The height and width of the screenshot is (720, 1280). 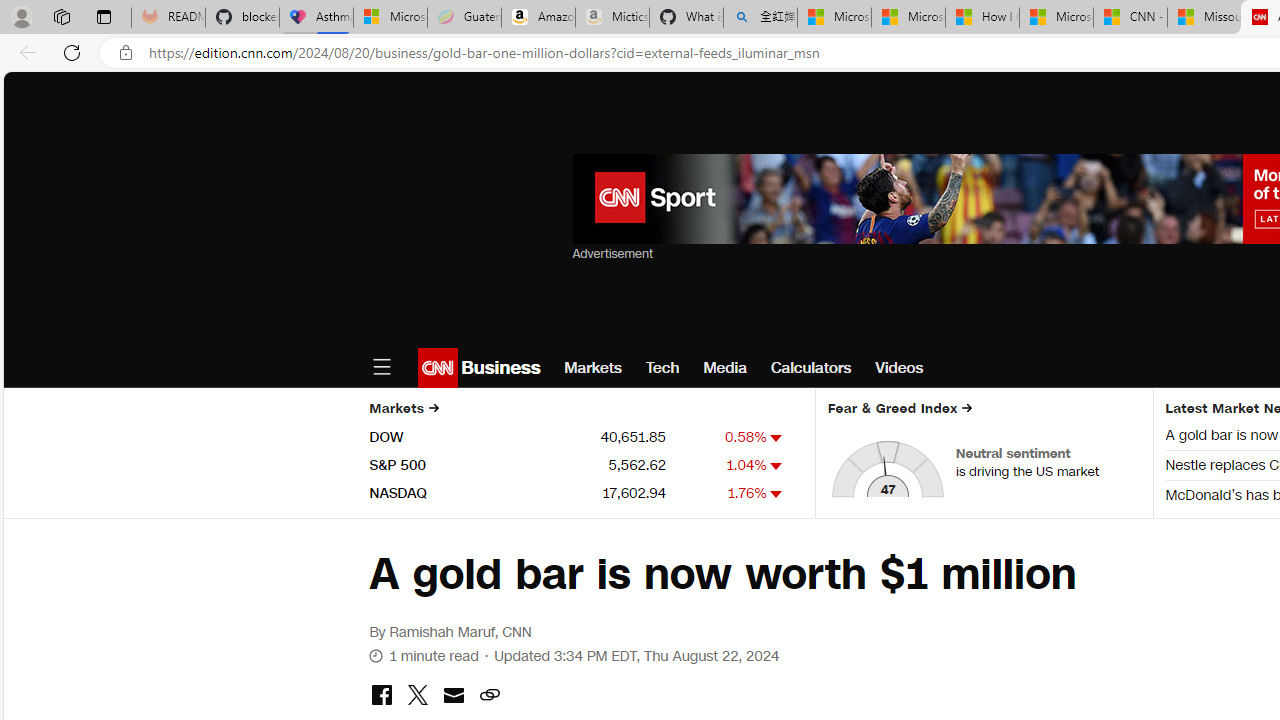 I want to click on 'copy link to clipboard', so click(x=489, y=695).